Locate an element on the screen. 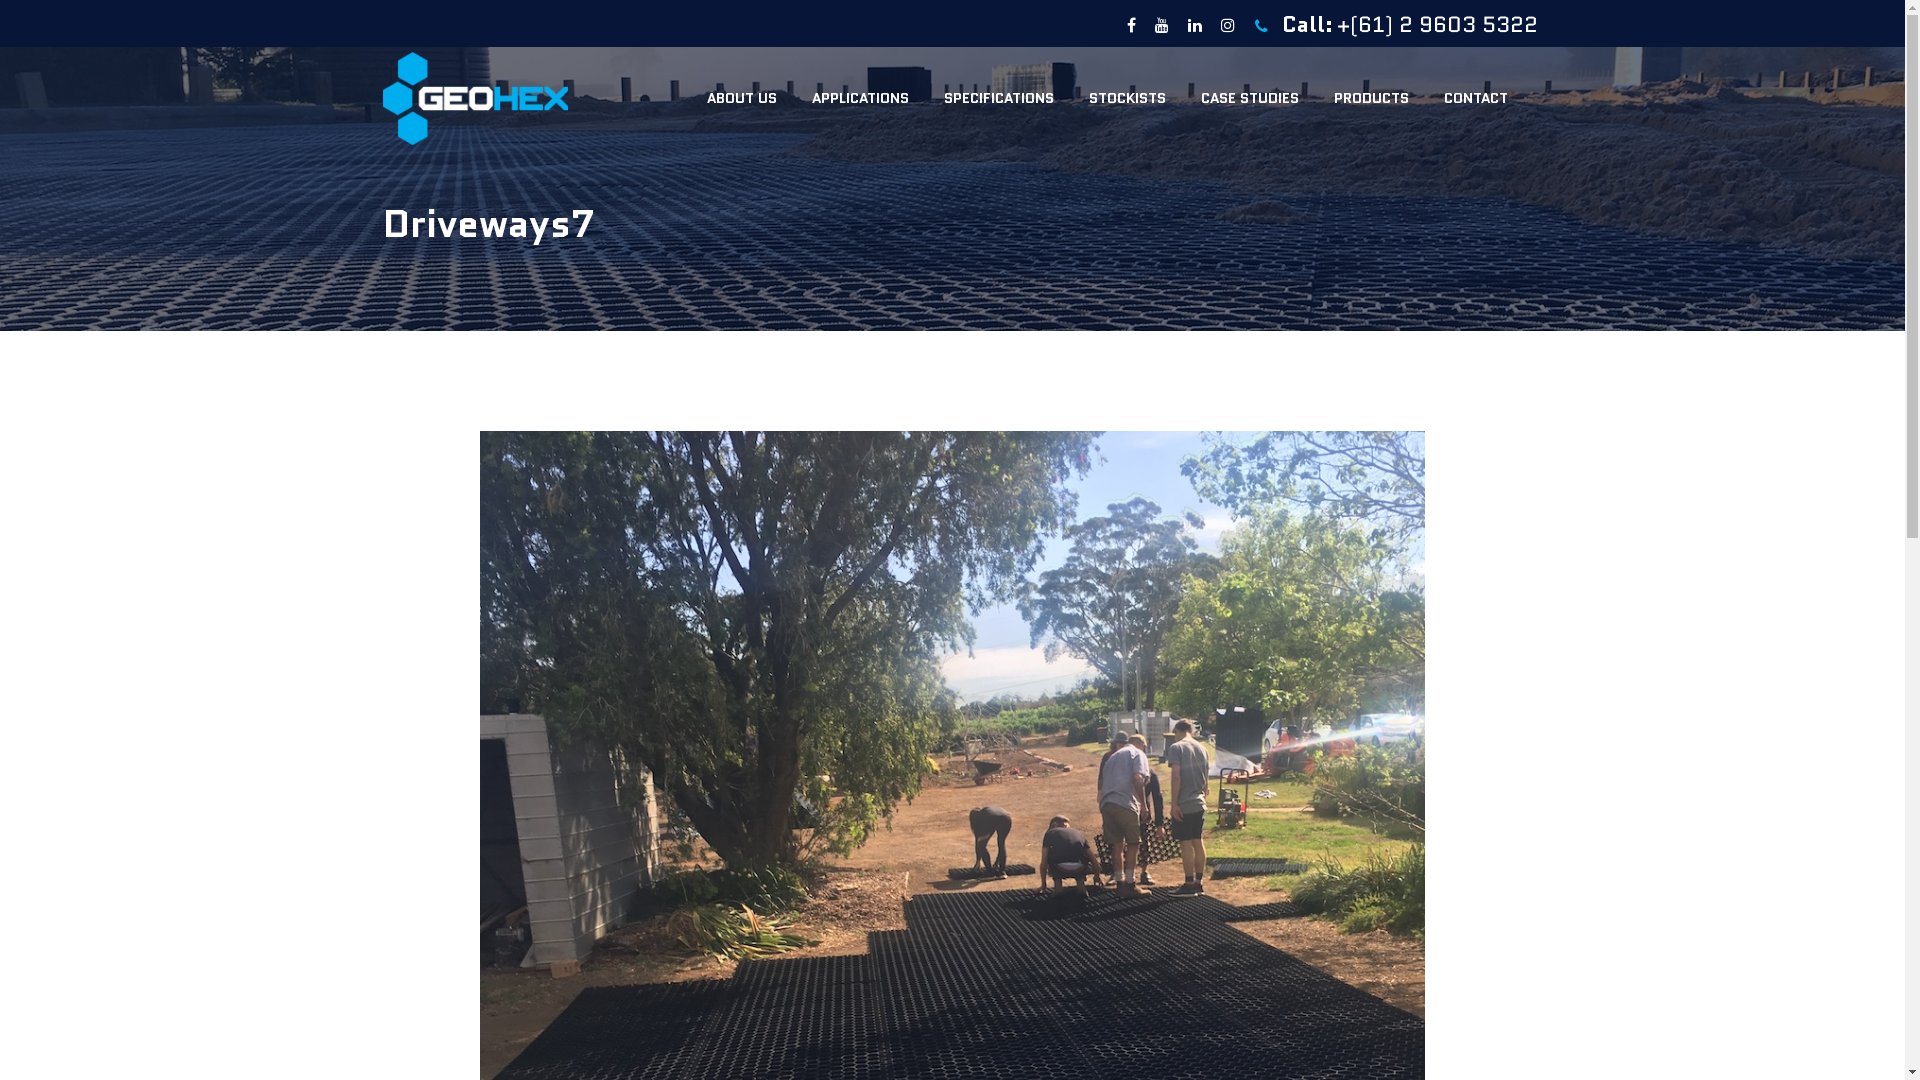 The height and width of the screenshot is (1080, 1920). 'SPECIFICATIONS' is located at coordinates (998, 98).